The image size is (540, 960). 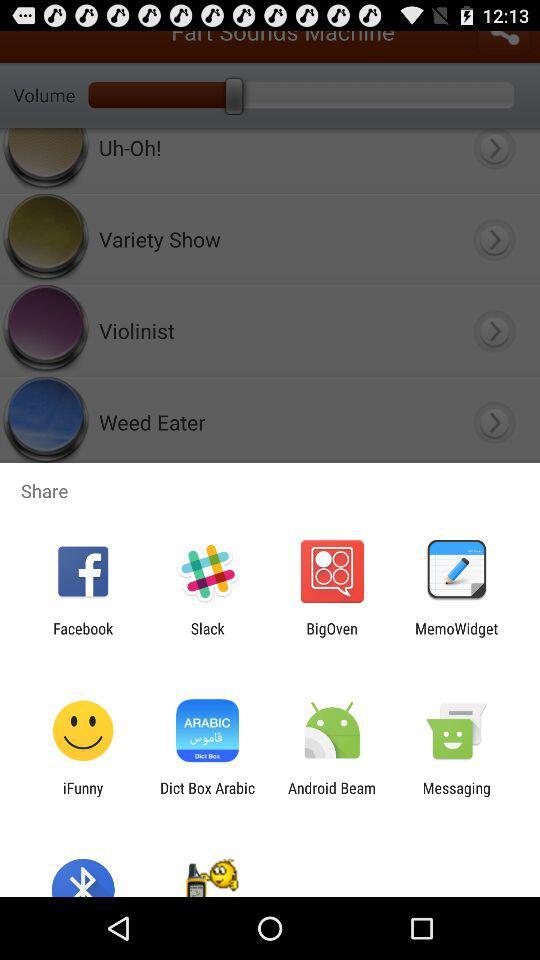 What do you see at coordinates (82, 636) in the screenshot?
I see `the facebook item` at bounding box center [82, 636].